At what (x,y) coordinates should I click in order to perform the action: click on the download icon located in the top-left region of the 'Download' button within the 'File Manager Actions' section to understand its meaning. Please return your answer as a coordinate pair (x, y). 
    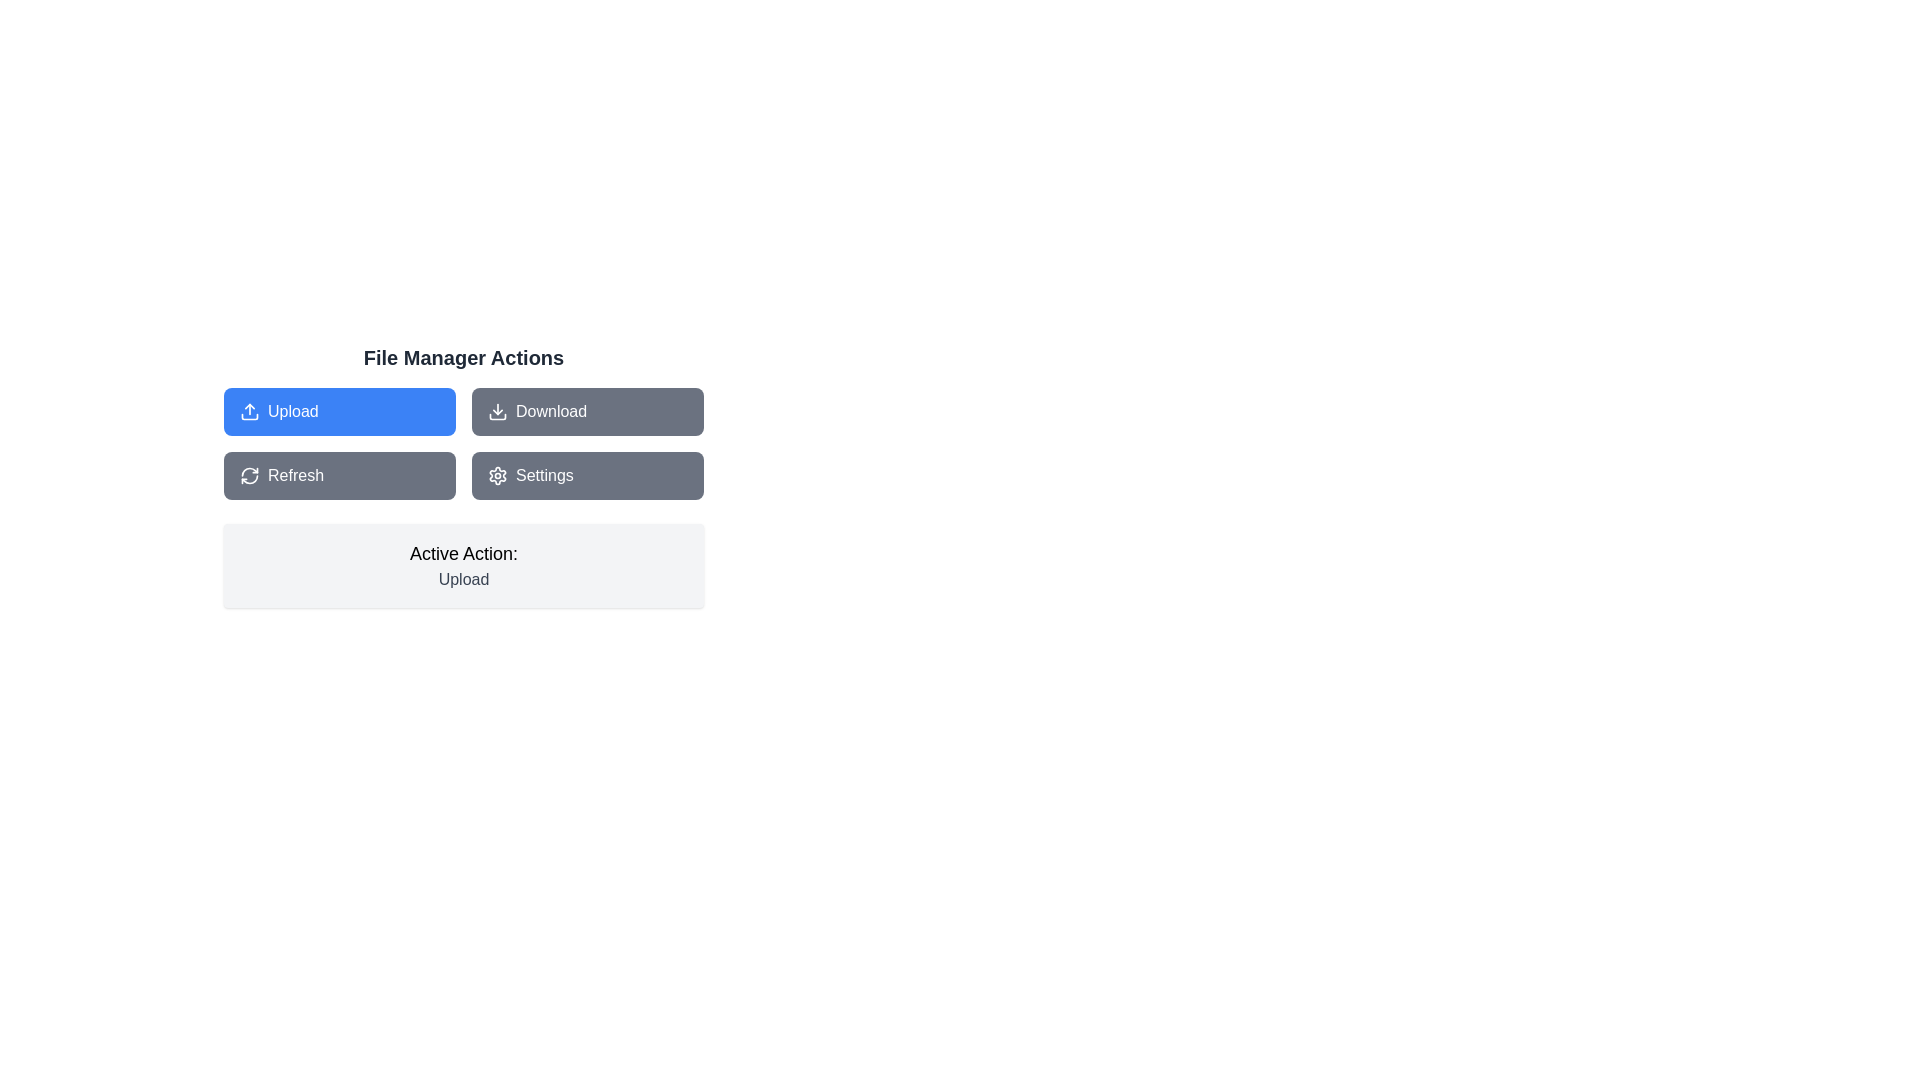
    Looking at the image, I should click on (498, 411).